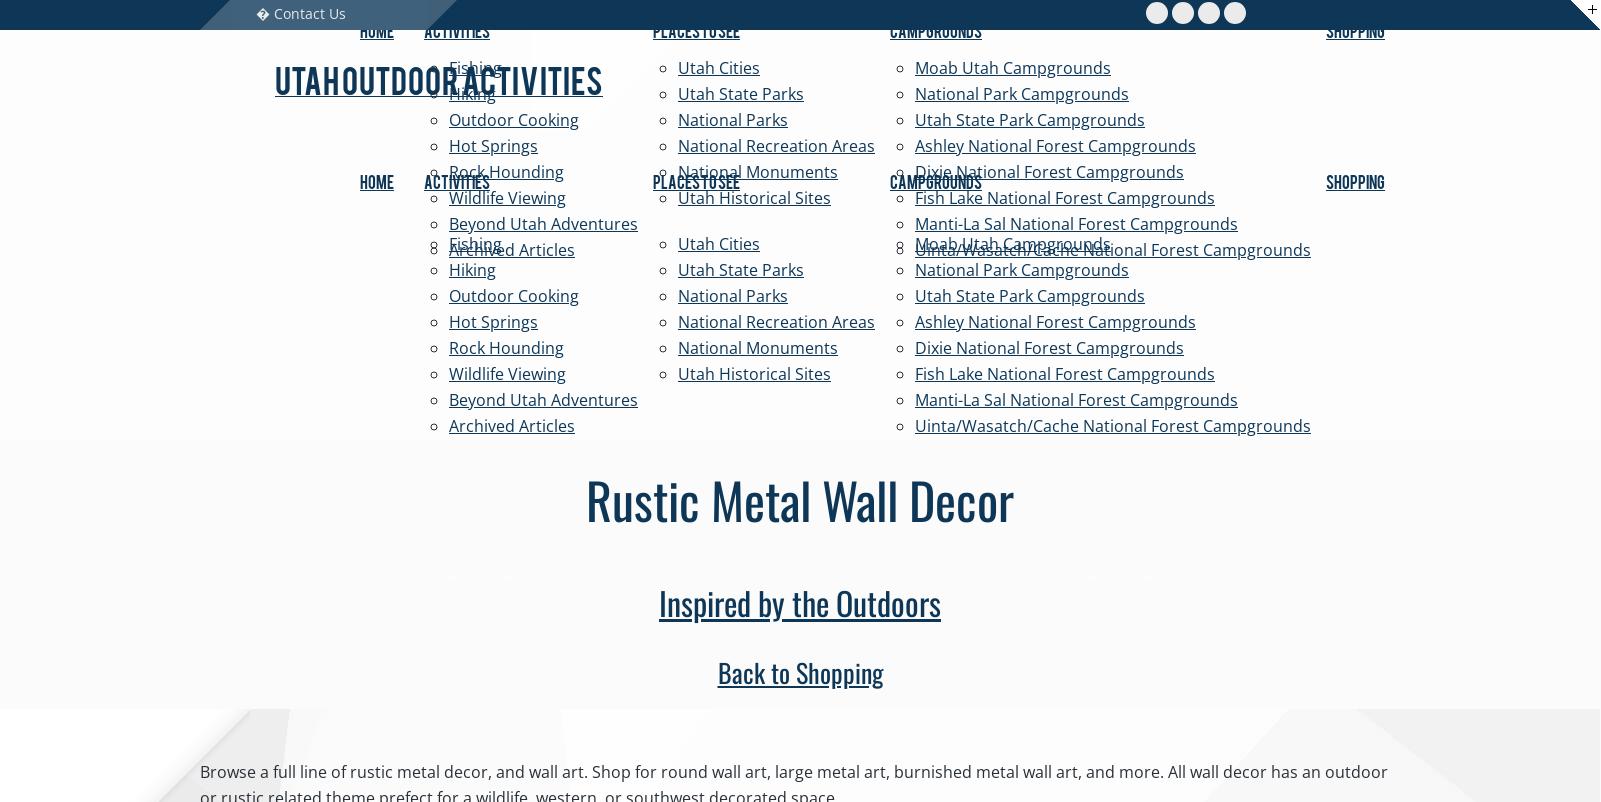 This screenshot has width=1601, height=802. Describe the element at coordinates (799, 602) in the screenshot. I see `'Inspired by the Outdoors'` at that location.